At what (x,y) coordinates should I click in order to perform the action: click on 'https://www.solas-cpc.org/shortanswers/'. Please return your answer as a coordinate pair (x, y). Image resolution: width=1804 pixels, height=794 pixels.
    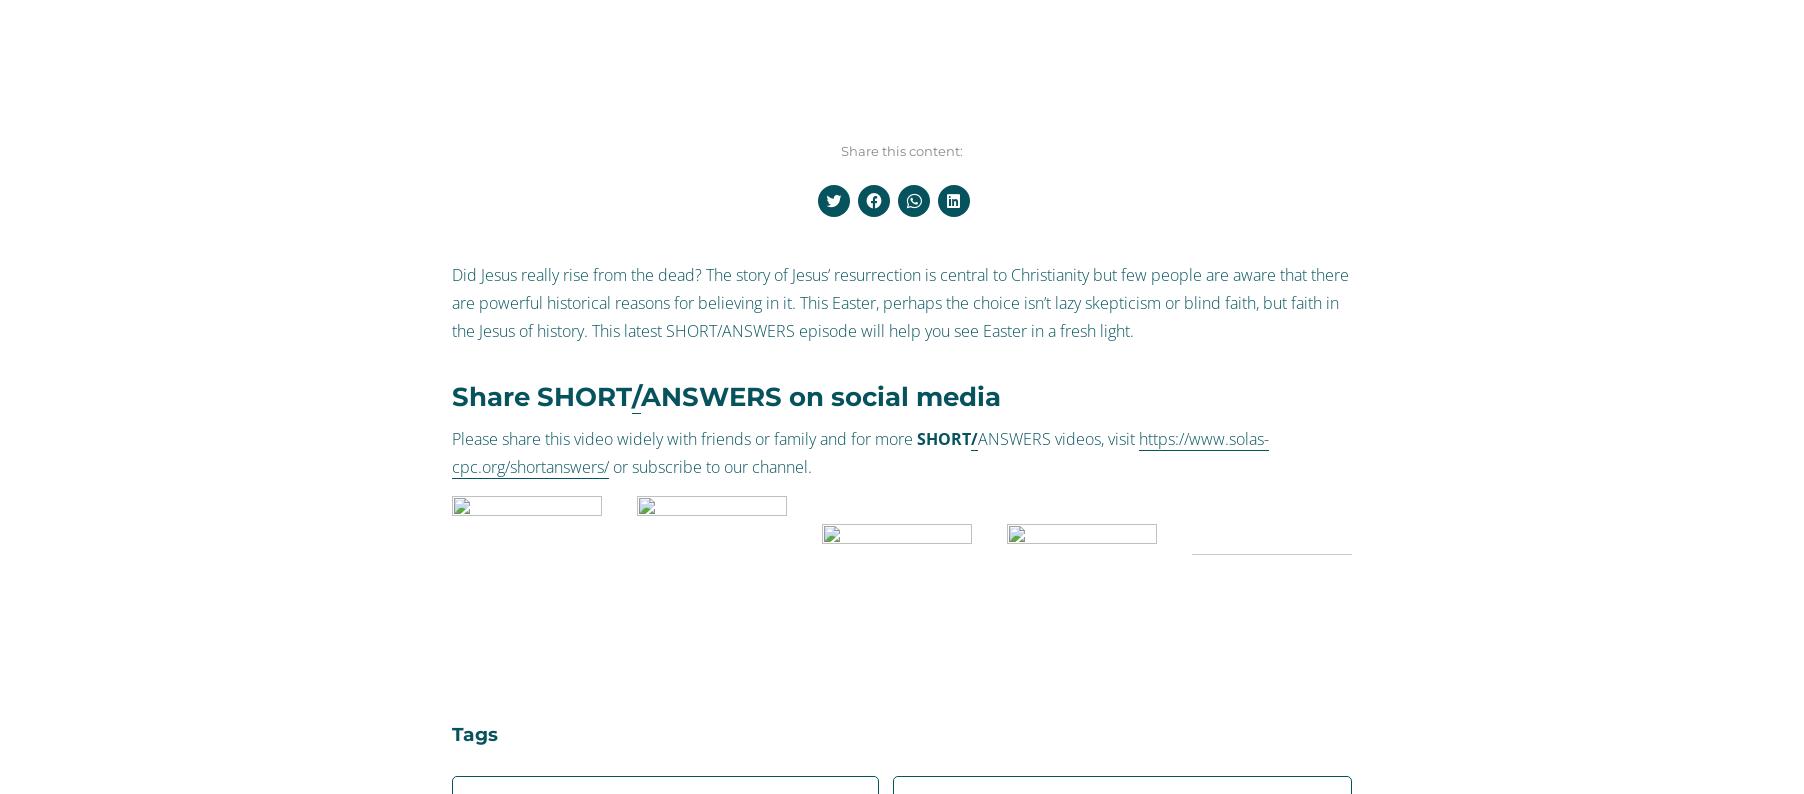
    Looking at the image, I should click on (860, 452).